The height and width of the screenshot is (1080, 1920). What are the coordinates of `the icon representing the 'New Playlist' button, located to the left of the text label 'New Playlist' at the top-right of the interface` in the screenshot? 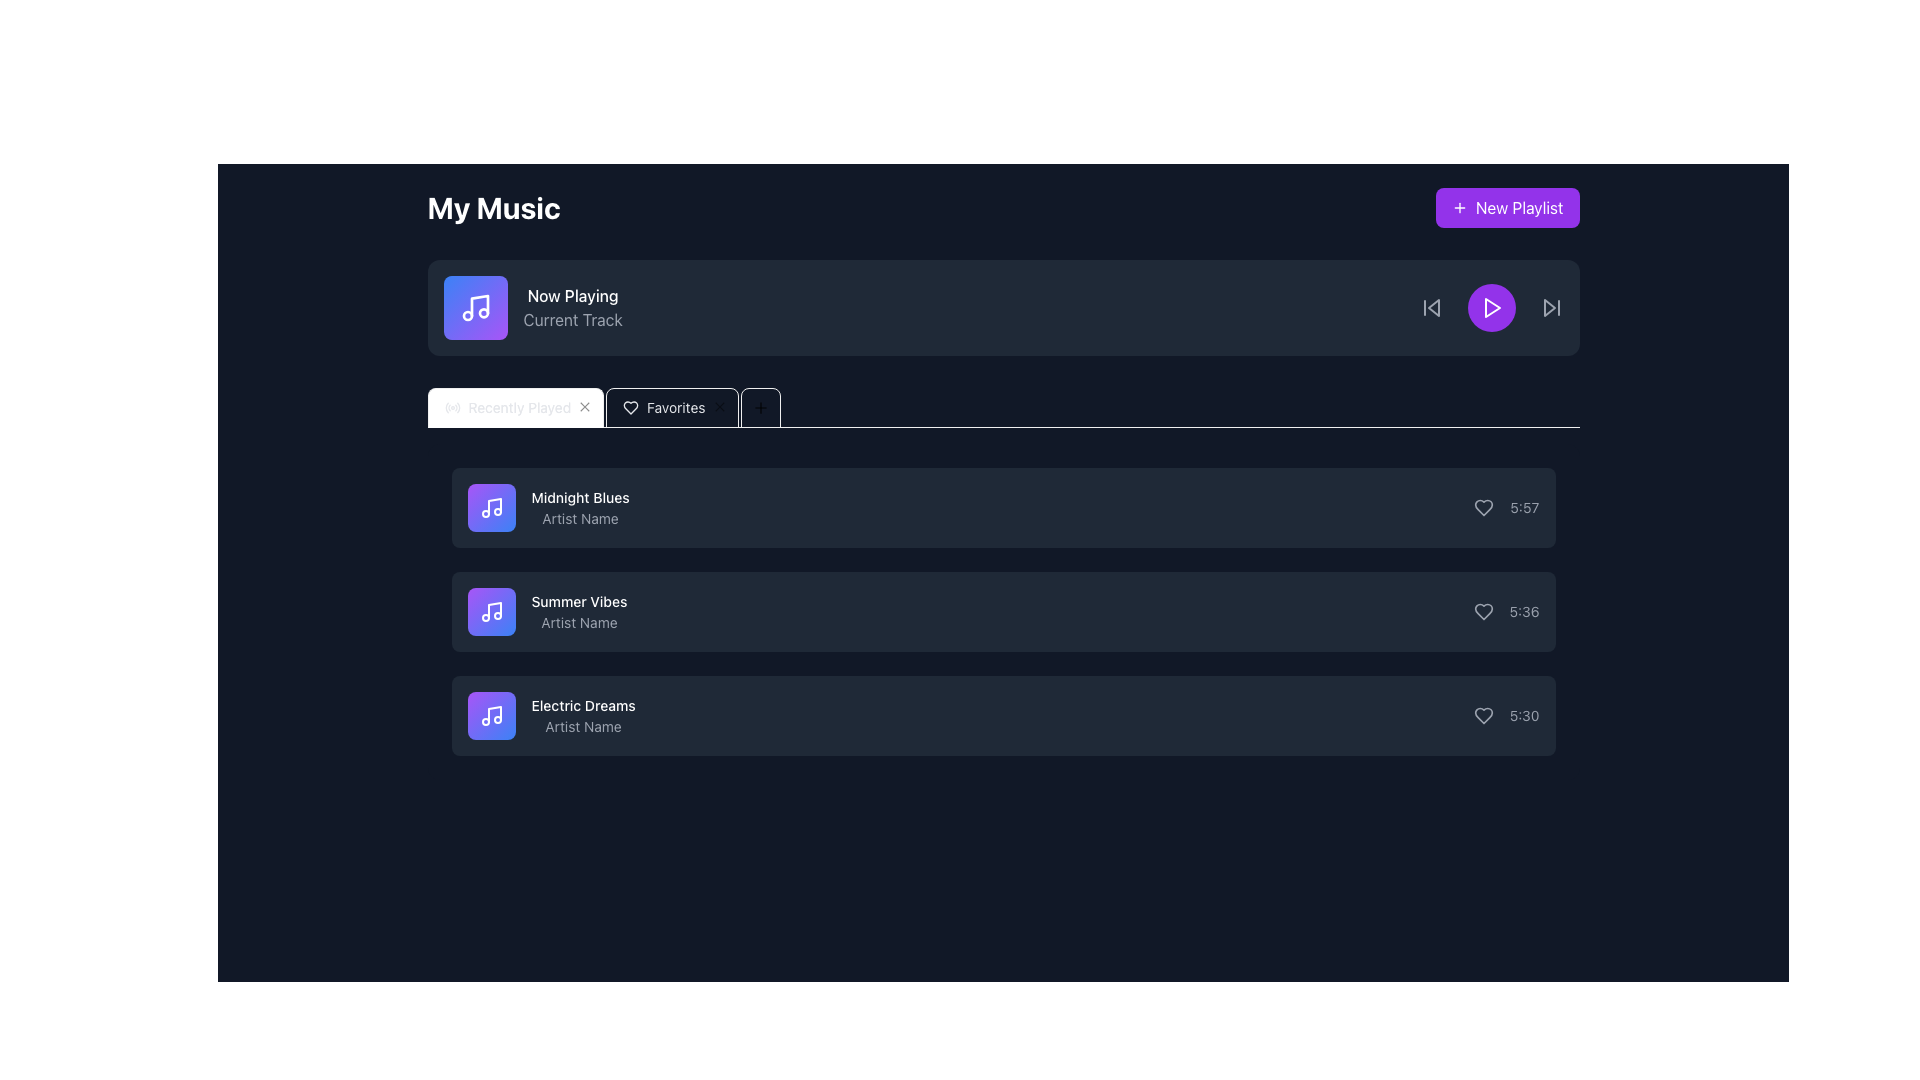 It's located at (1459, 208).